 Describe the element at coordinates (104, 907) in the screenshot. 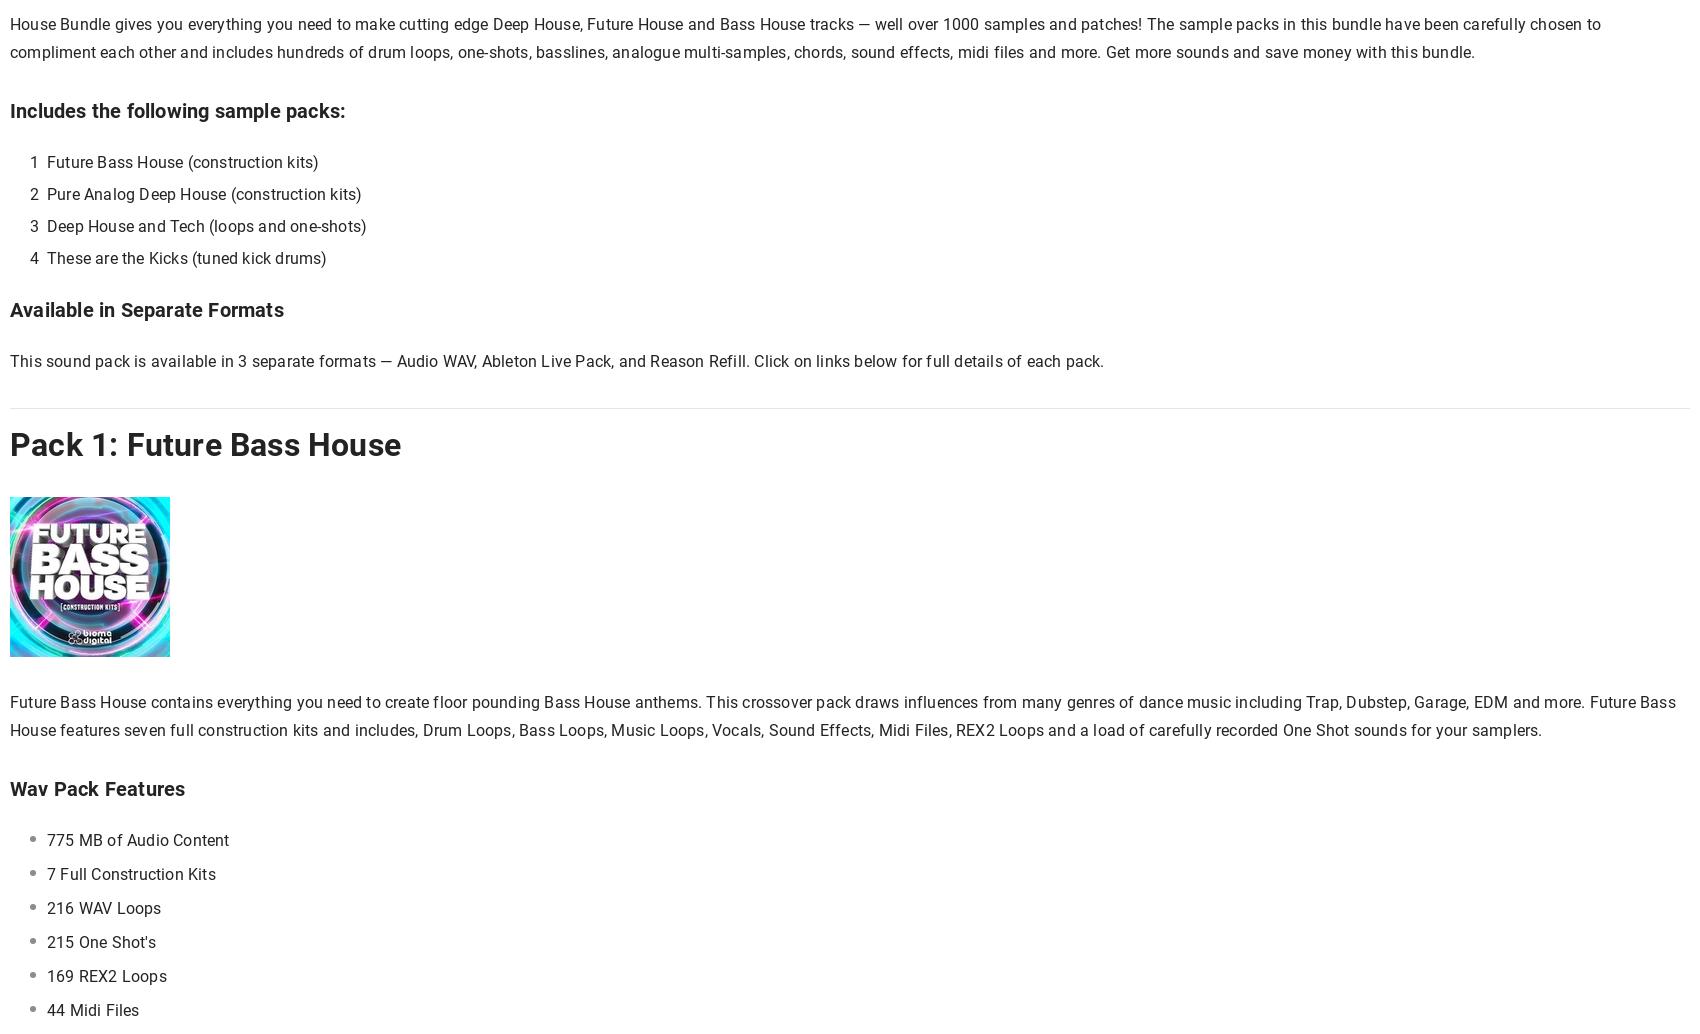

I see `'216 WAV Loops'` at that location.